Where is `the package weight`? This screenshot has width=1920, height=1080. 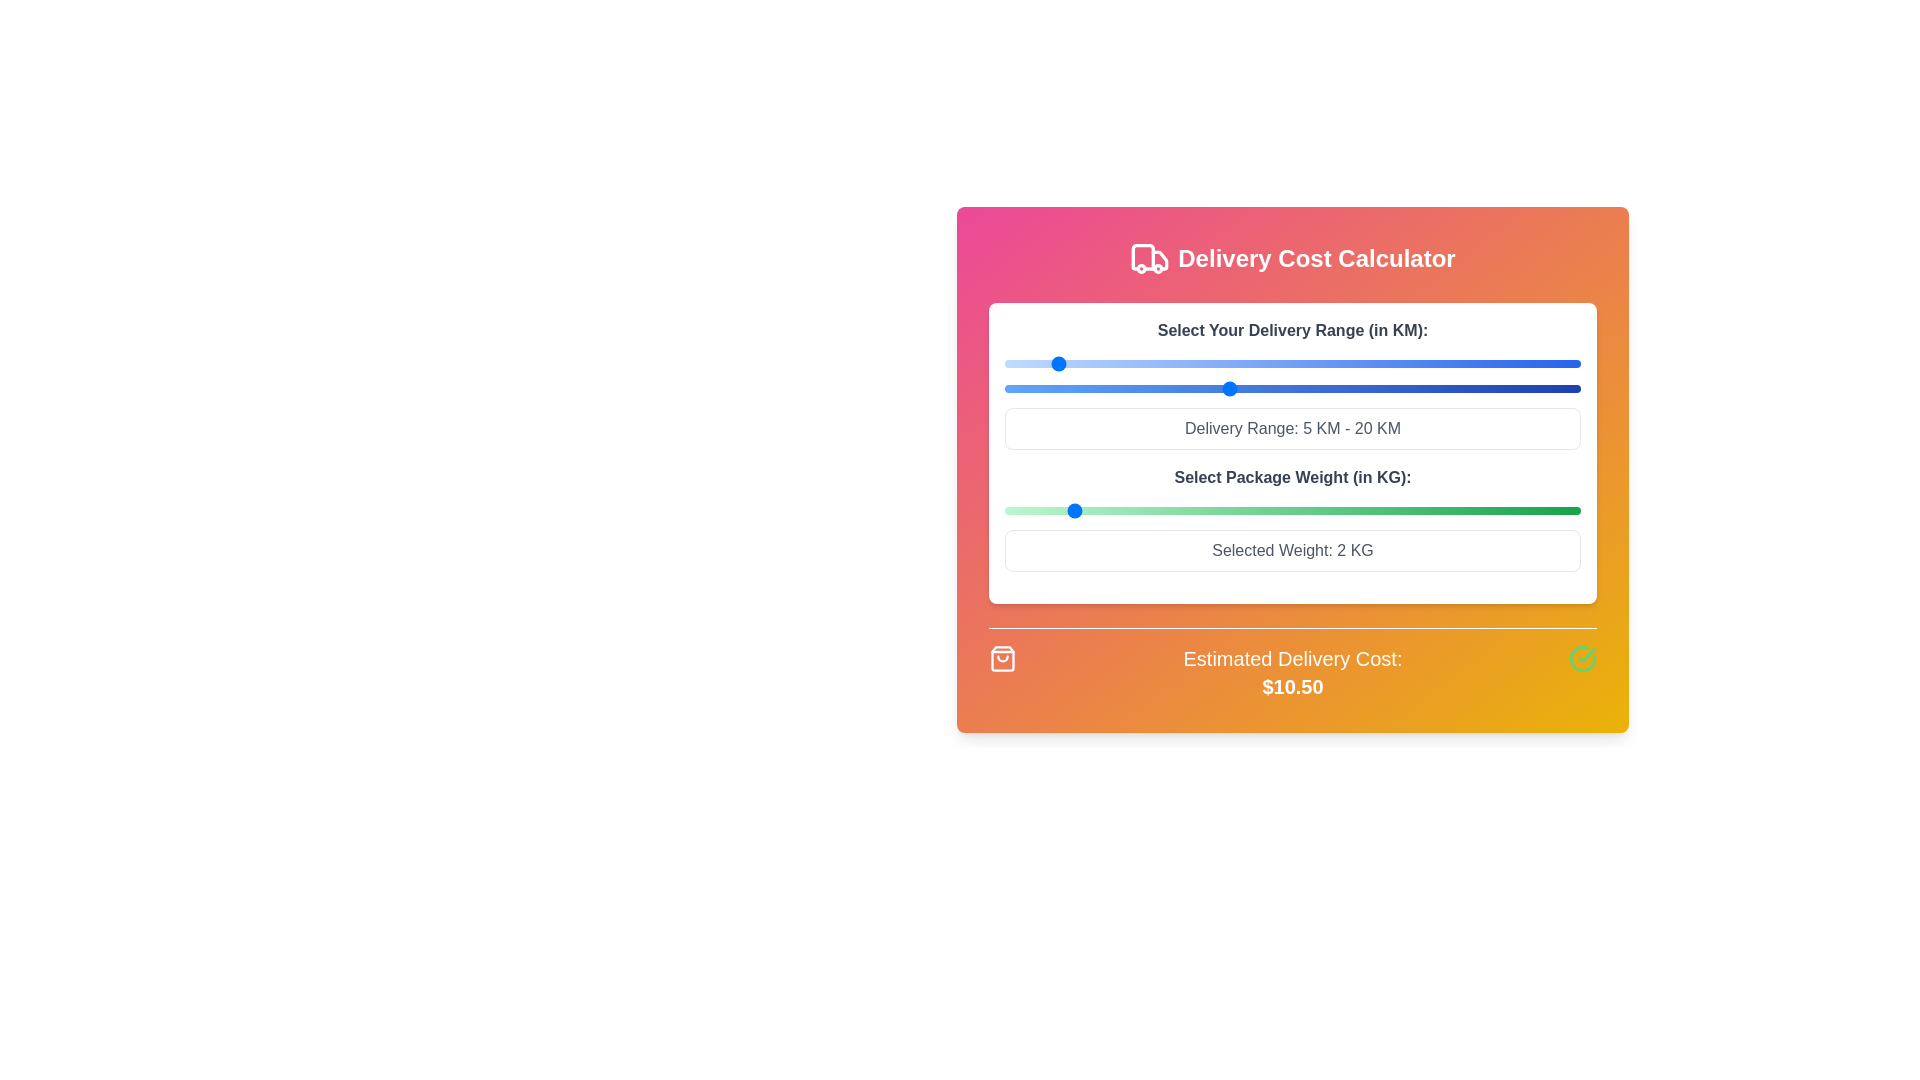
the package weight is located at coordinates (1453, 509).